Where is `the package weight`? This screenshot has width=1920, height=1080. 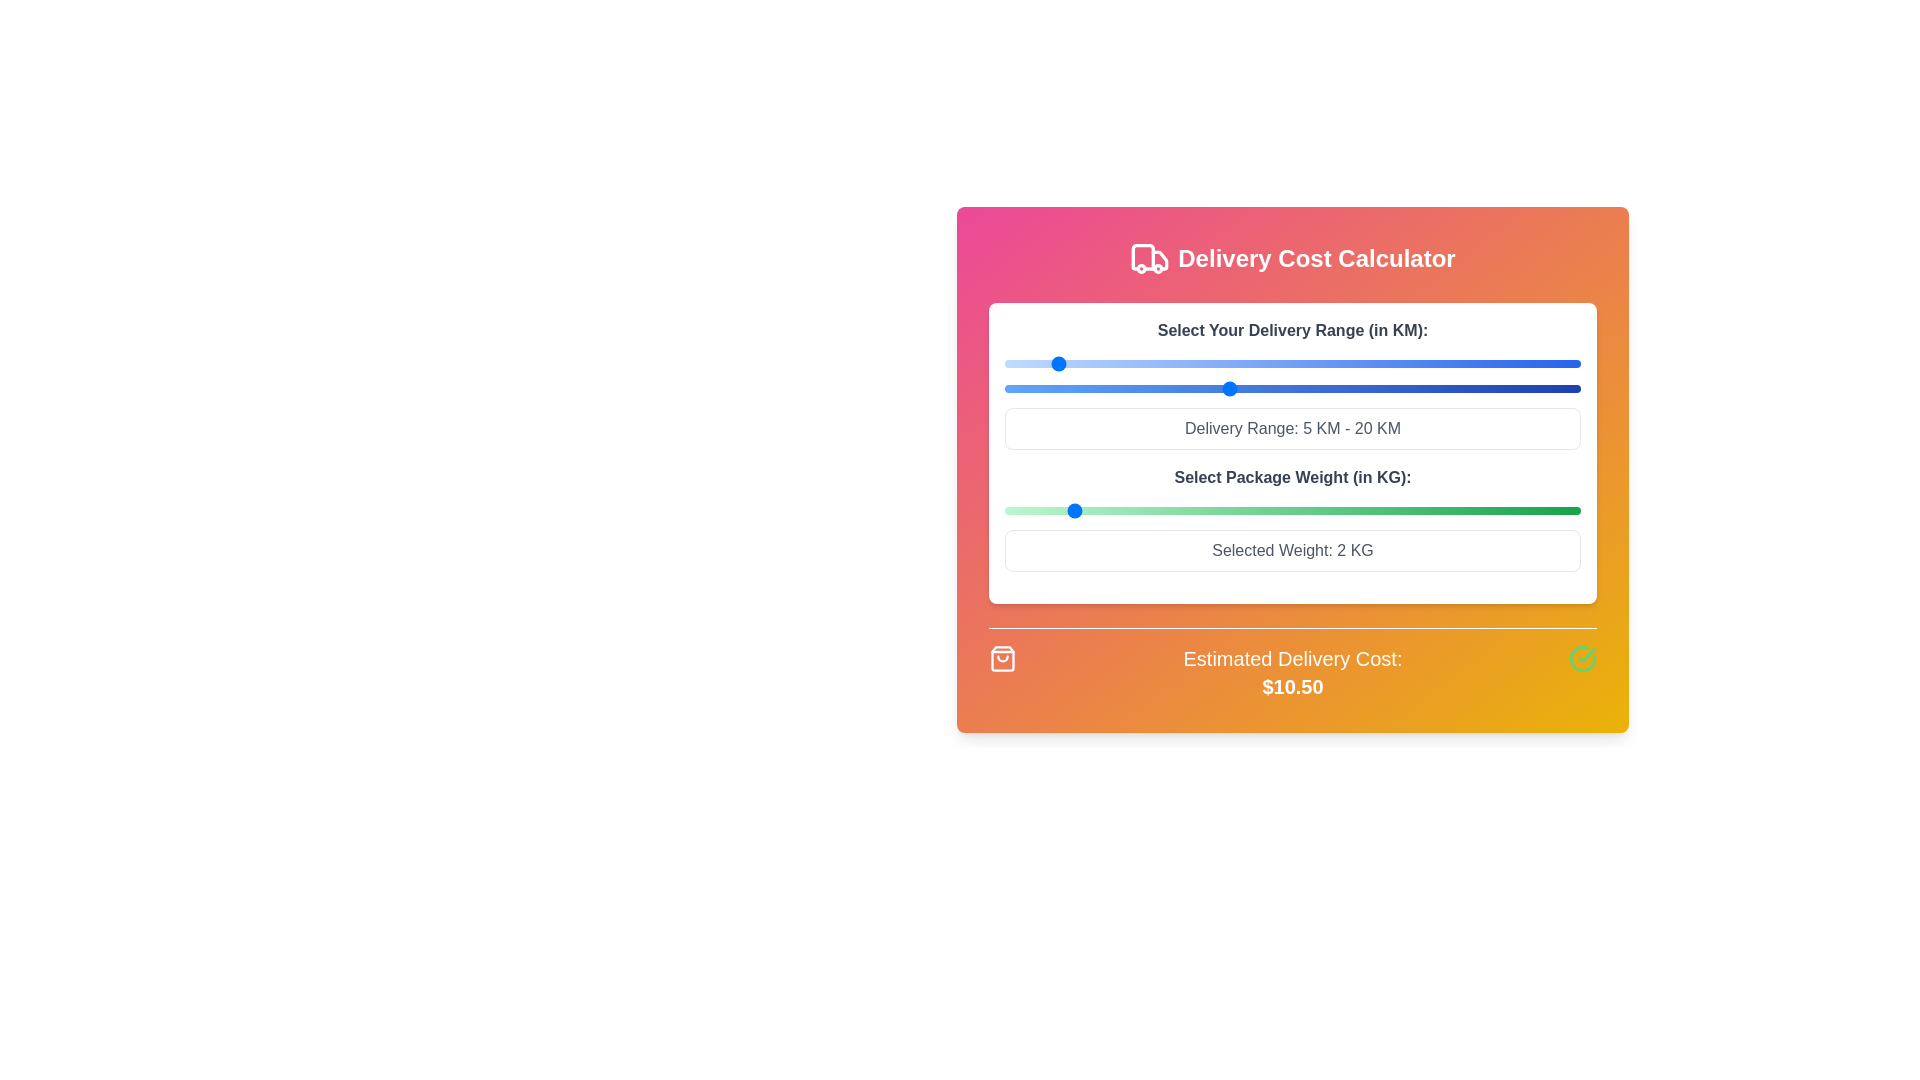
the package weight is located at coordinates (1453, 509).